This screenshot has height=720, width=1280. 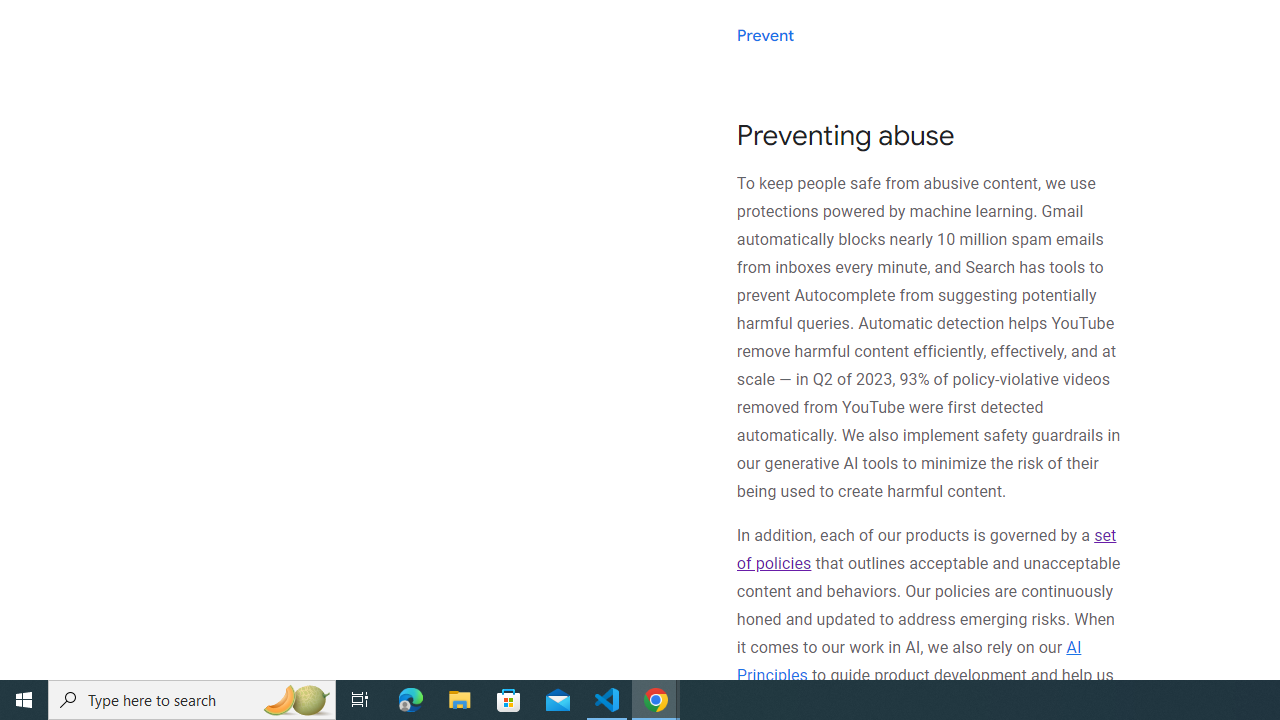 What do you see at coordinates (606, 698) in the screenshot?
I see `'Visual Studio Code - 1 running window'` at bounding box center [606, 698].